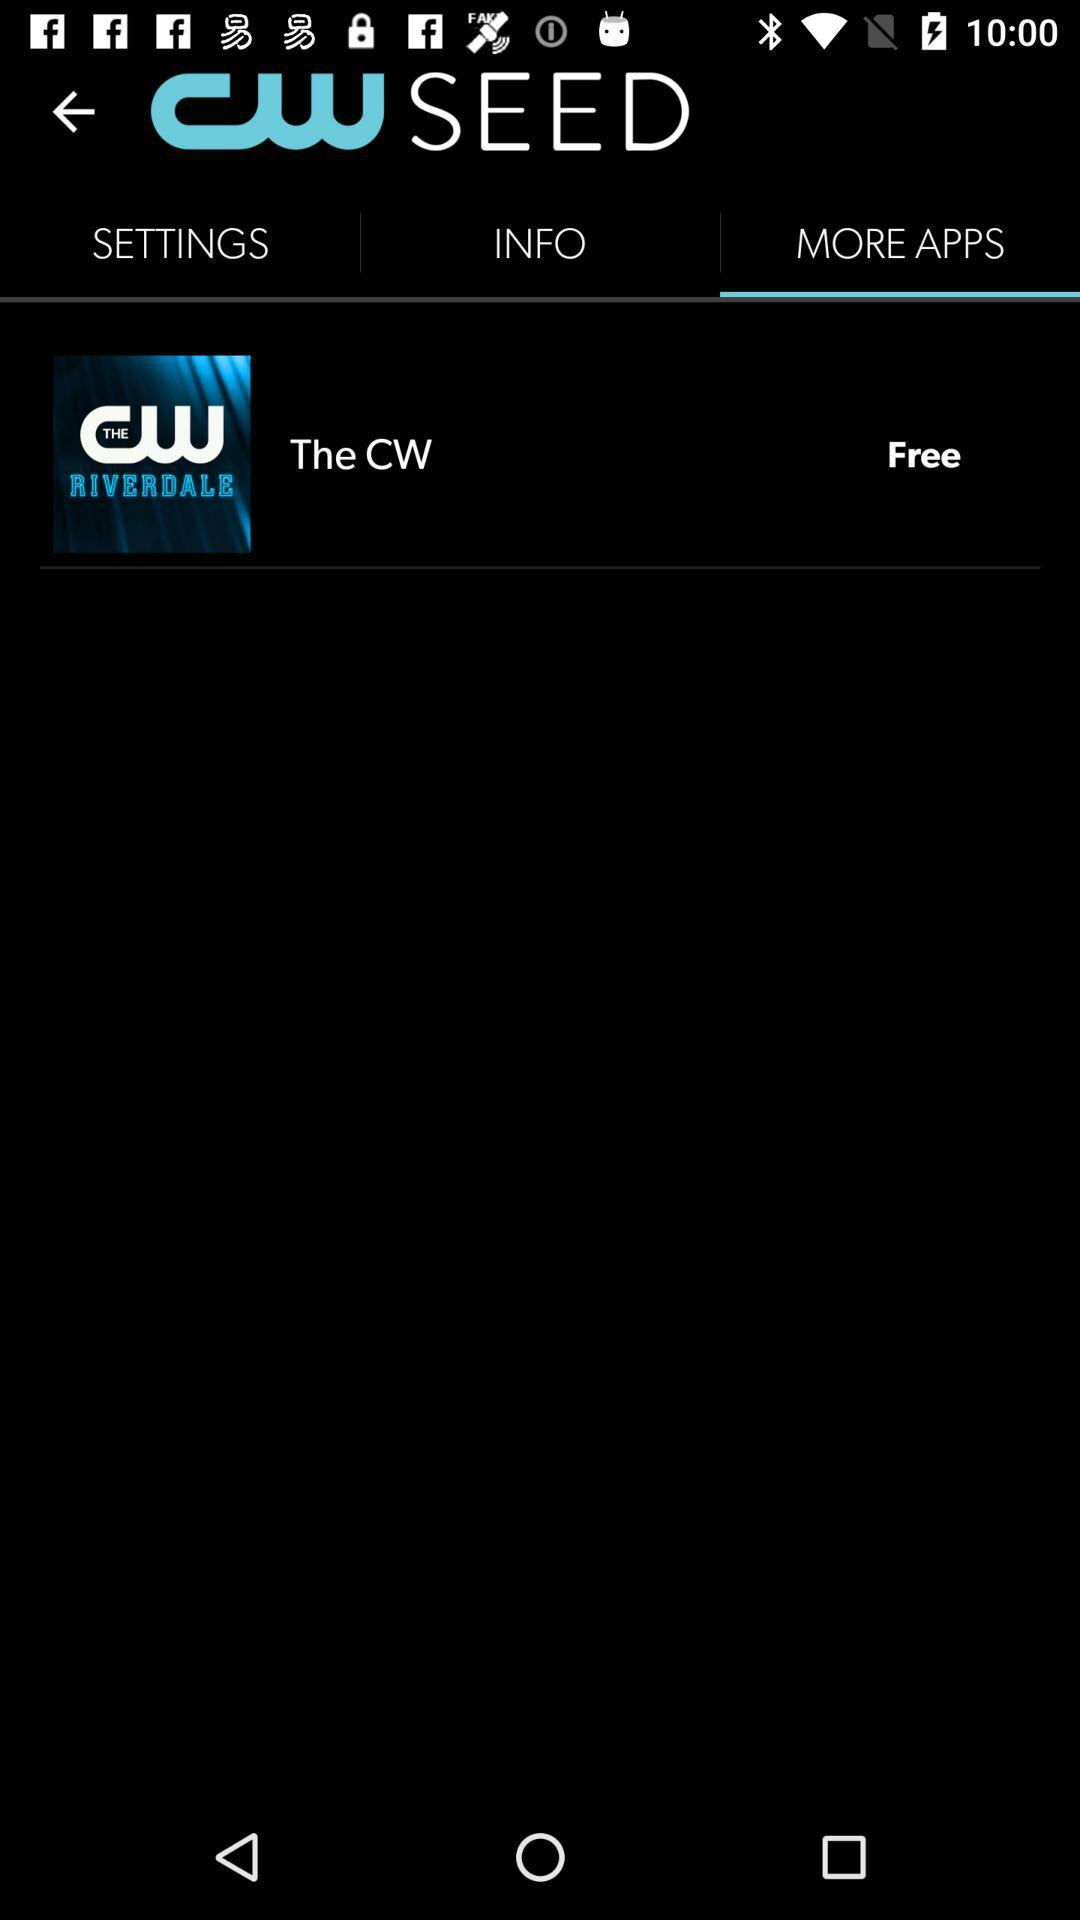  I want to click on the item next to the more apps, so click(540, 242).